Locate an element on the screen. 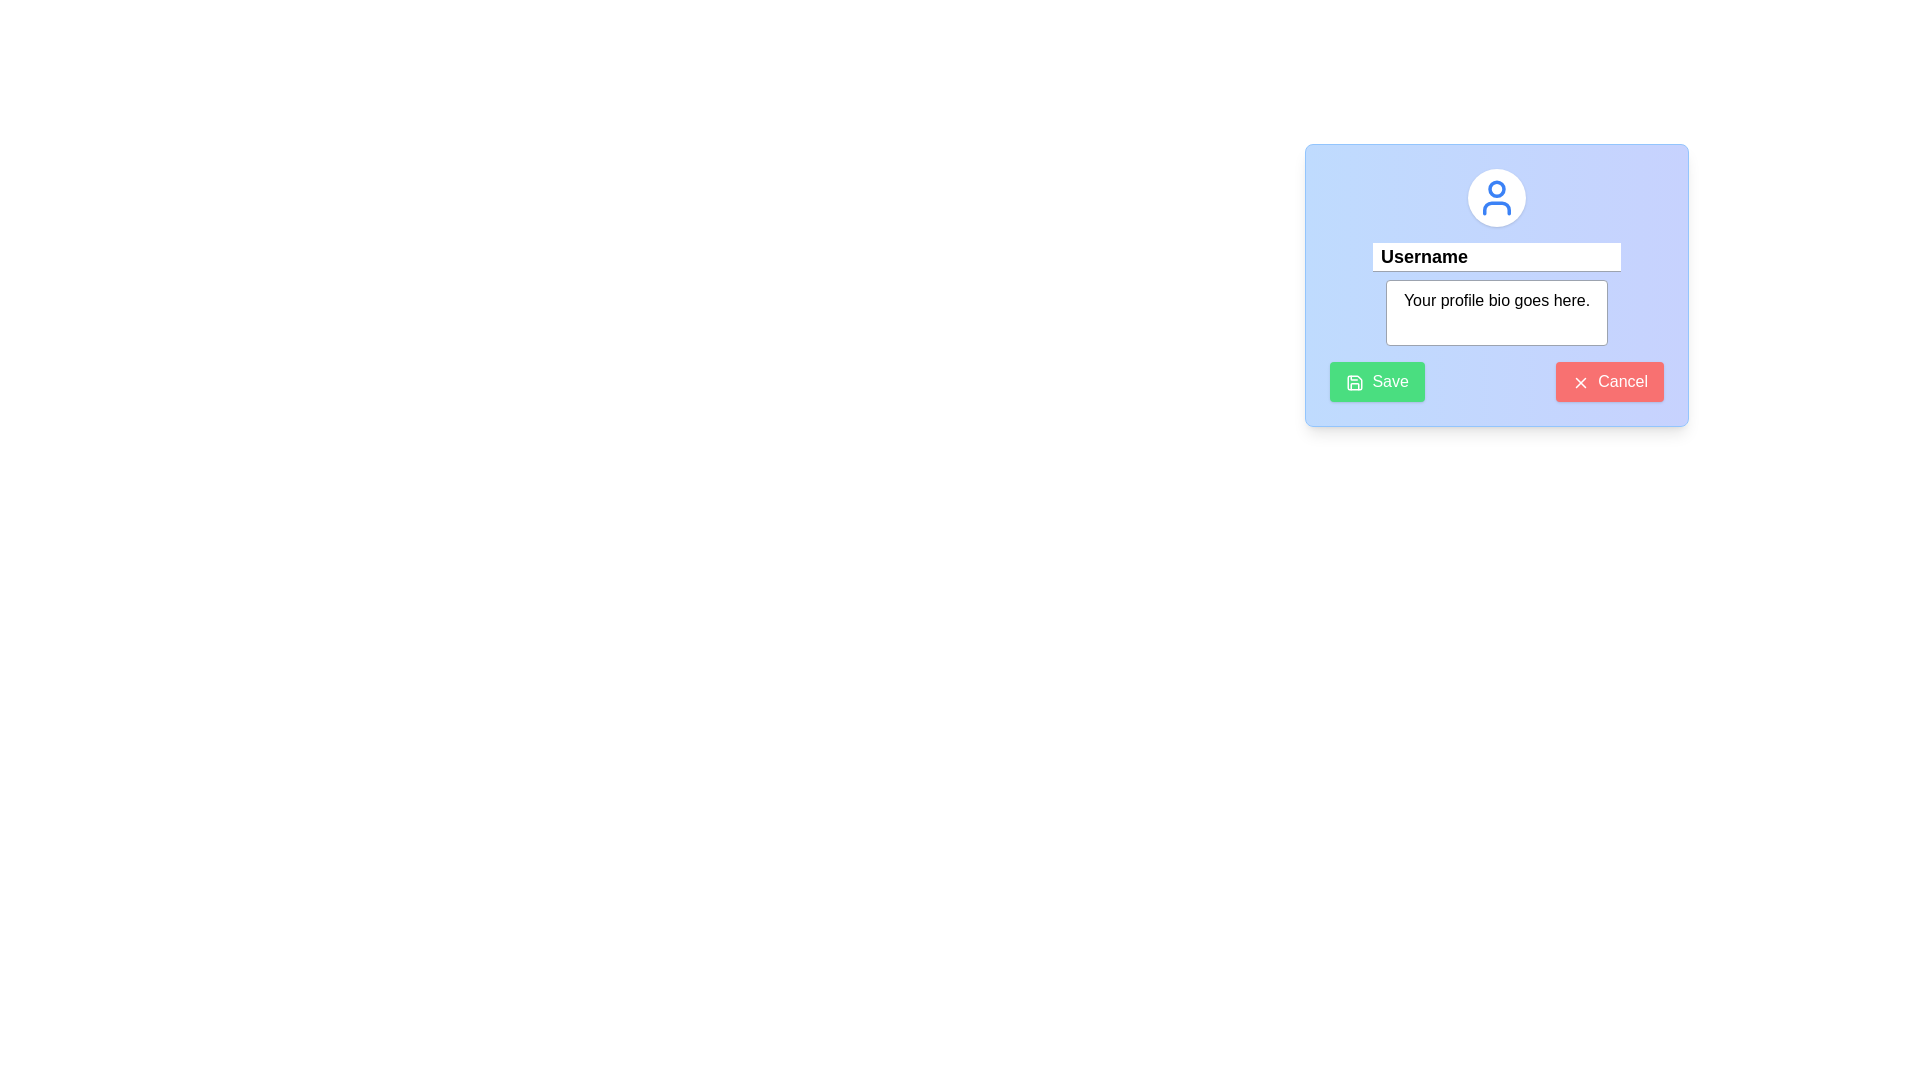  the 'Save' button located in the modal's footer section, which has a green background, rounded corners, and contains a save icon followed by the text 'Save' is located at coordinates (1376, 381).